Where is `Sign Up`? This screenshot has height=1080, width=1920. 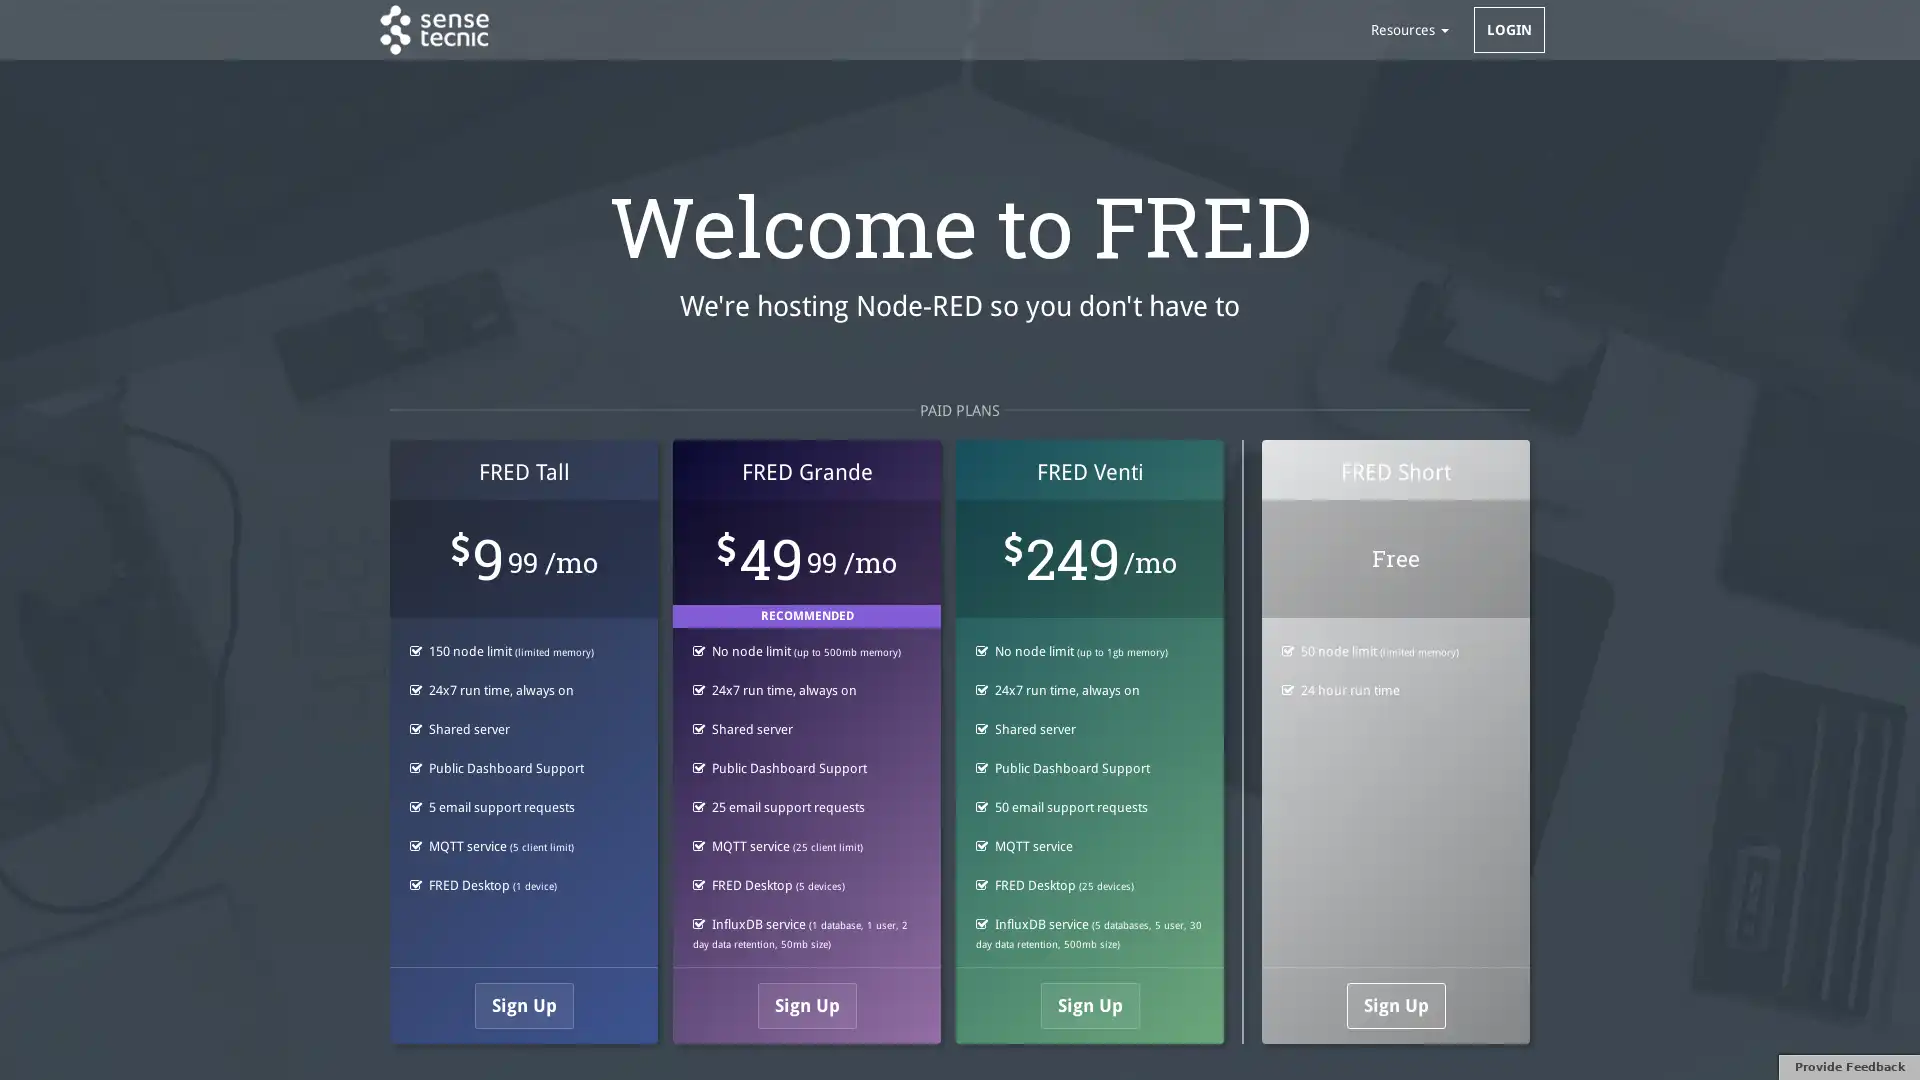
Sign Up is located at coordinates (523, 1005).